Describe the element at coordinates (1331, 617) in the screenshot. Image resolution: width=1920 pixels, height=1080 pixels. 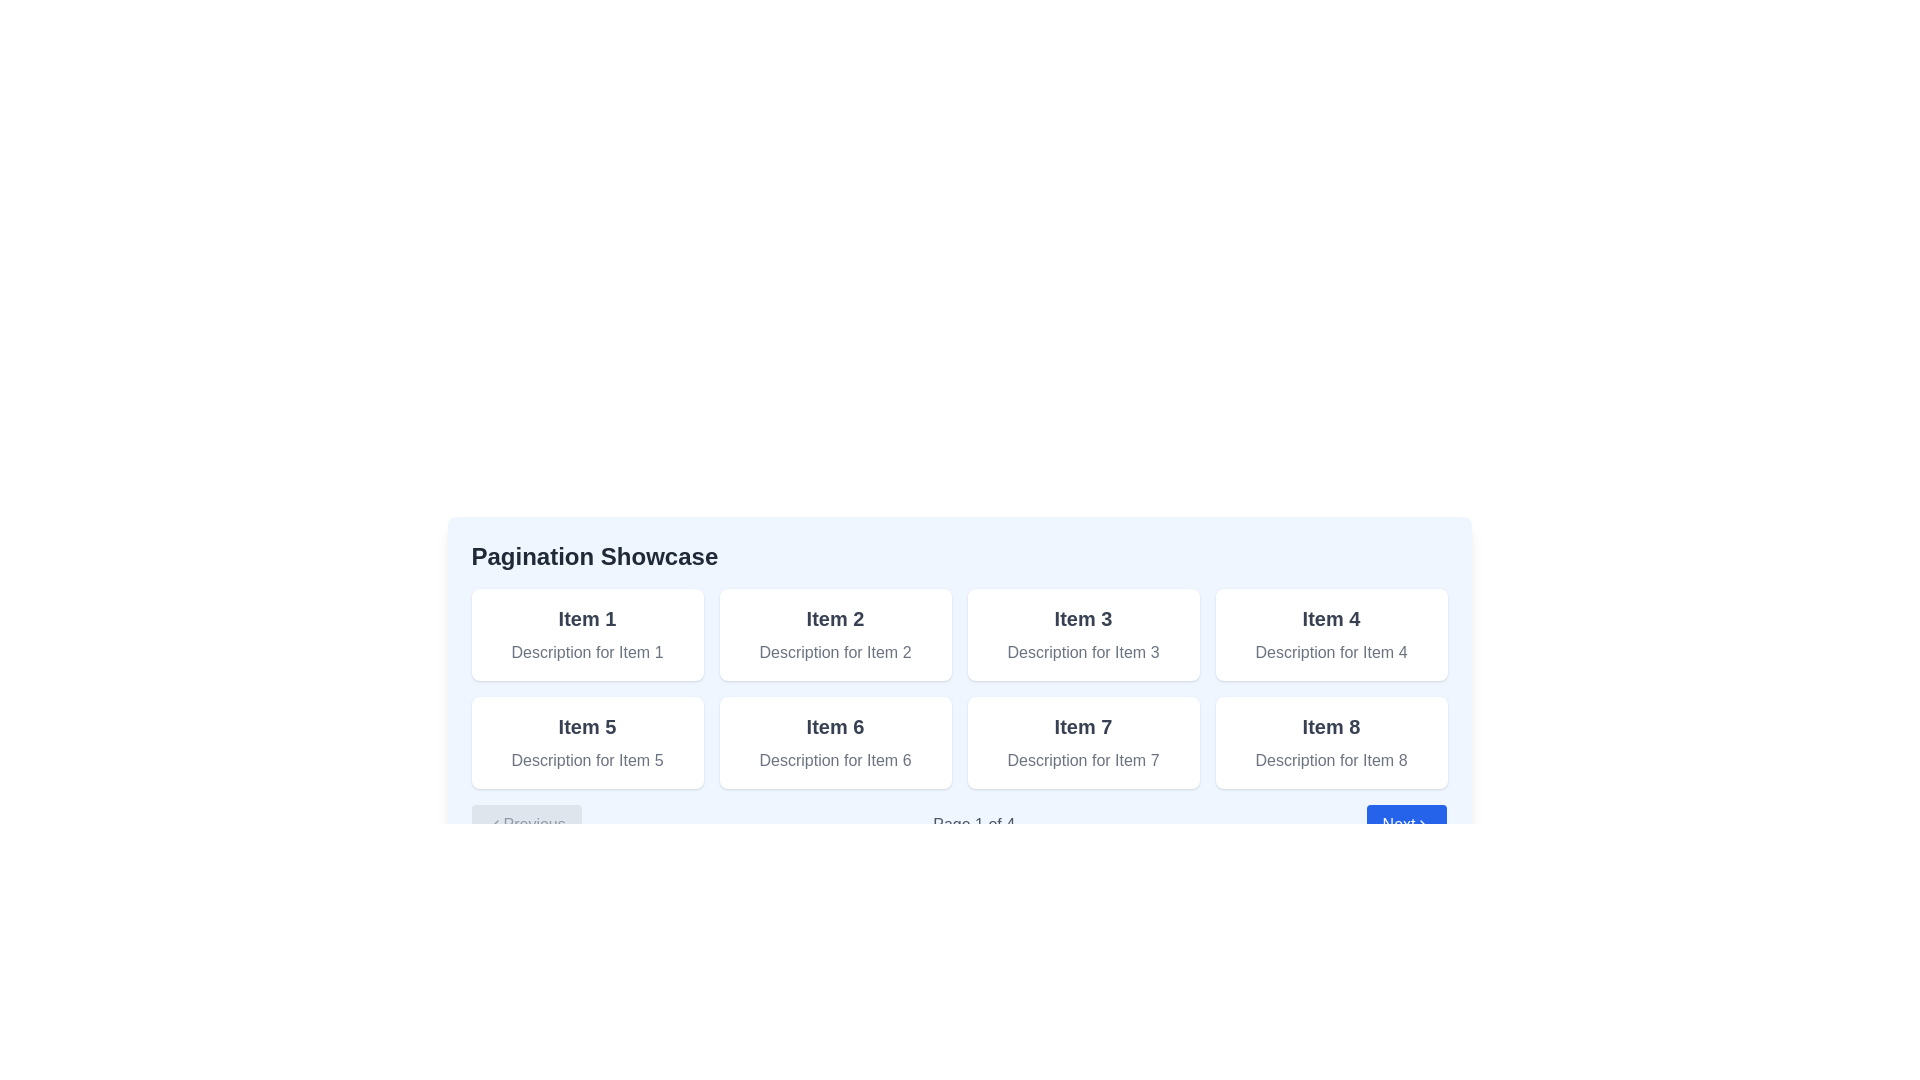
I see `the static text element that serves as the title or heading for a specific item within the grid, located in the top line of the second column` at that location.